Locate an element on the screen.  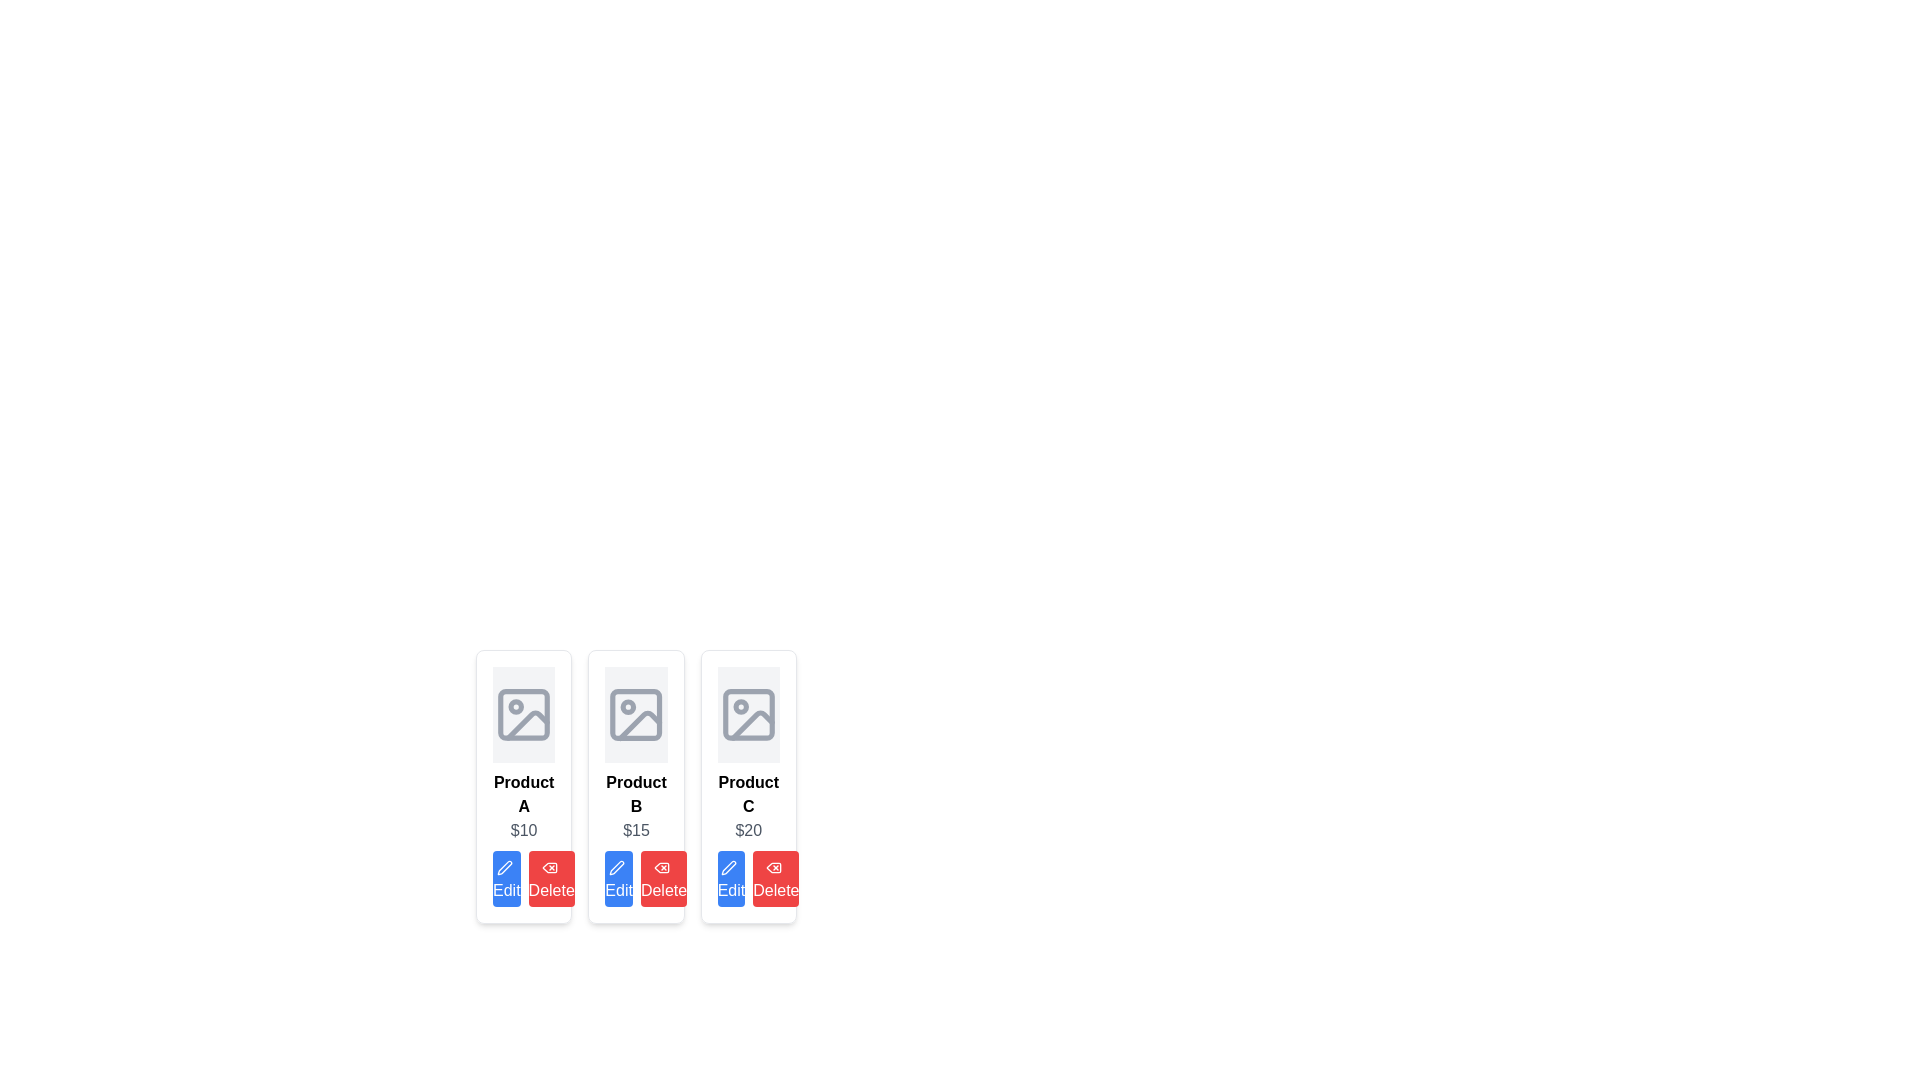
text label 'Product B' prominently displayed in the middle section of the product card, which is located beneath the product image and above the price and action buttons is located at coordinates (635, 793).